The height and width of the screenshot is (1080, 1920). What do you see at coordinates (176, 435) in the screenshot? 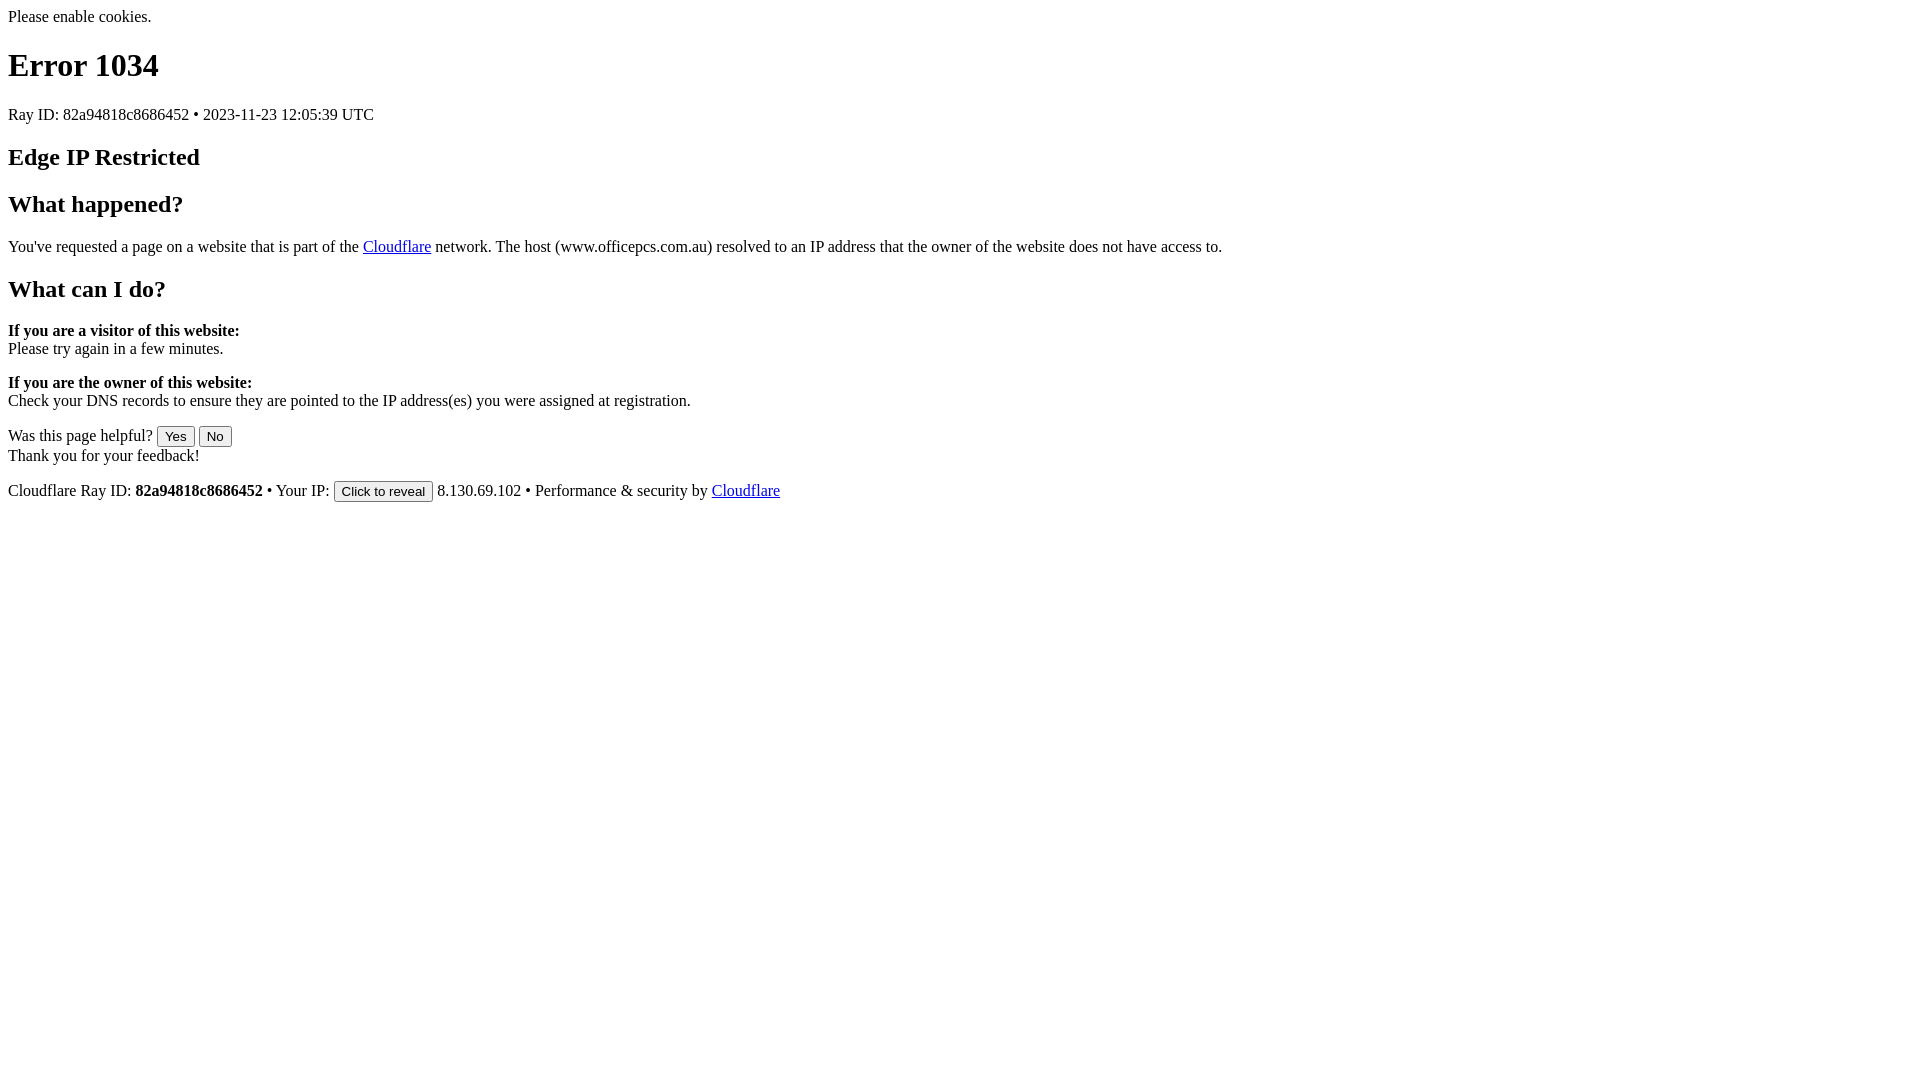
I see `'Yes'` at bounding box center [176, 435].